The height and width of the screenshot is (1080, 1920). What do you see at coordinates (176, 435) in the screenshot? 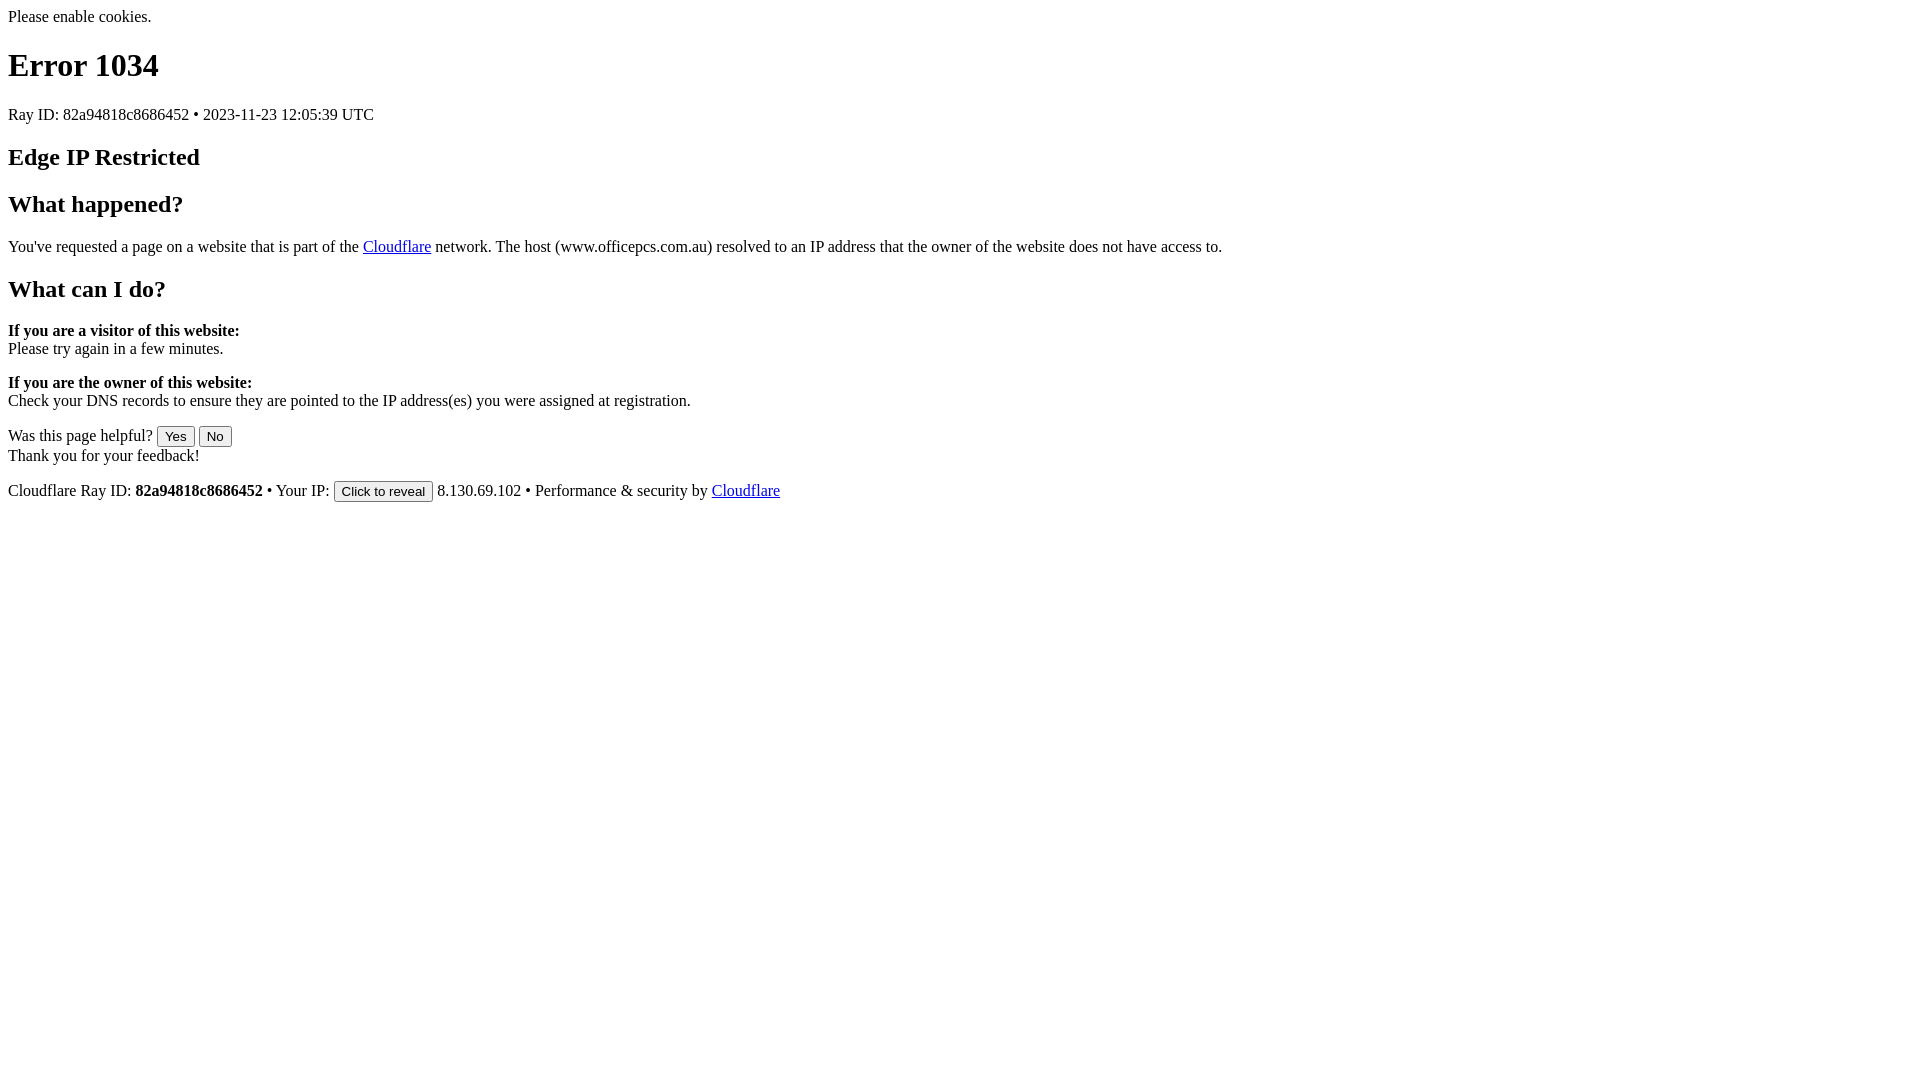
I see `'Yes'` at bounding box center [176, 435].